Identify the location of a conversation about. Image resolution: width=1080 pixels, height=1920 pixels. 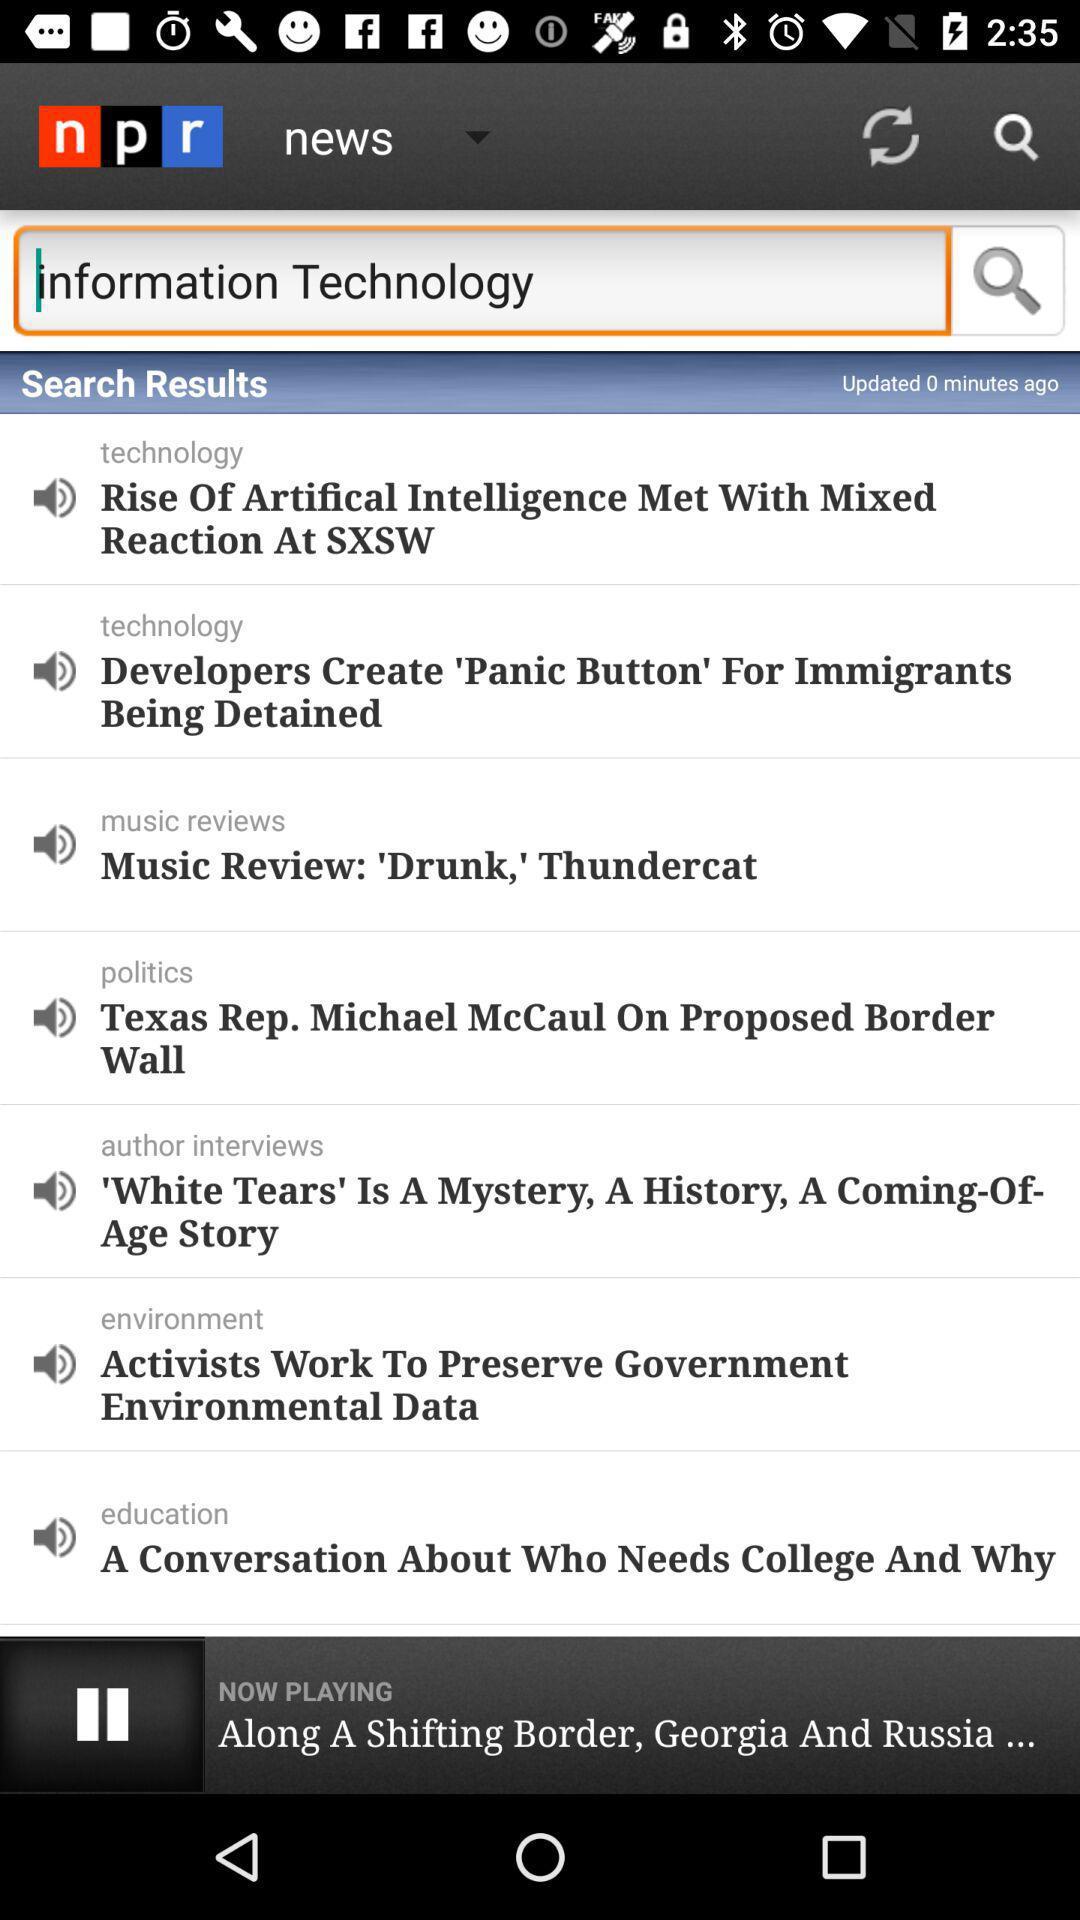
(578, 1556).